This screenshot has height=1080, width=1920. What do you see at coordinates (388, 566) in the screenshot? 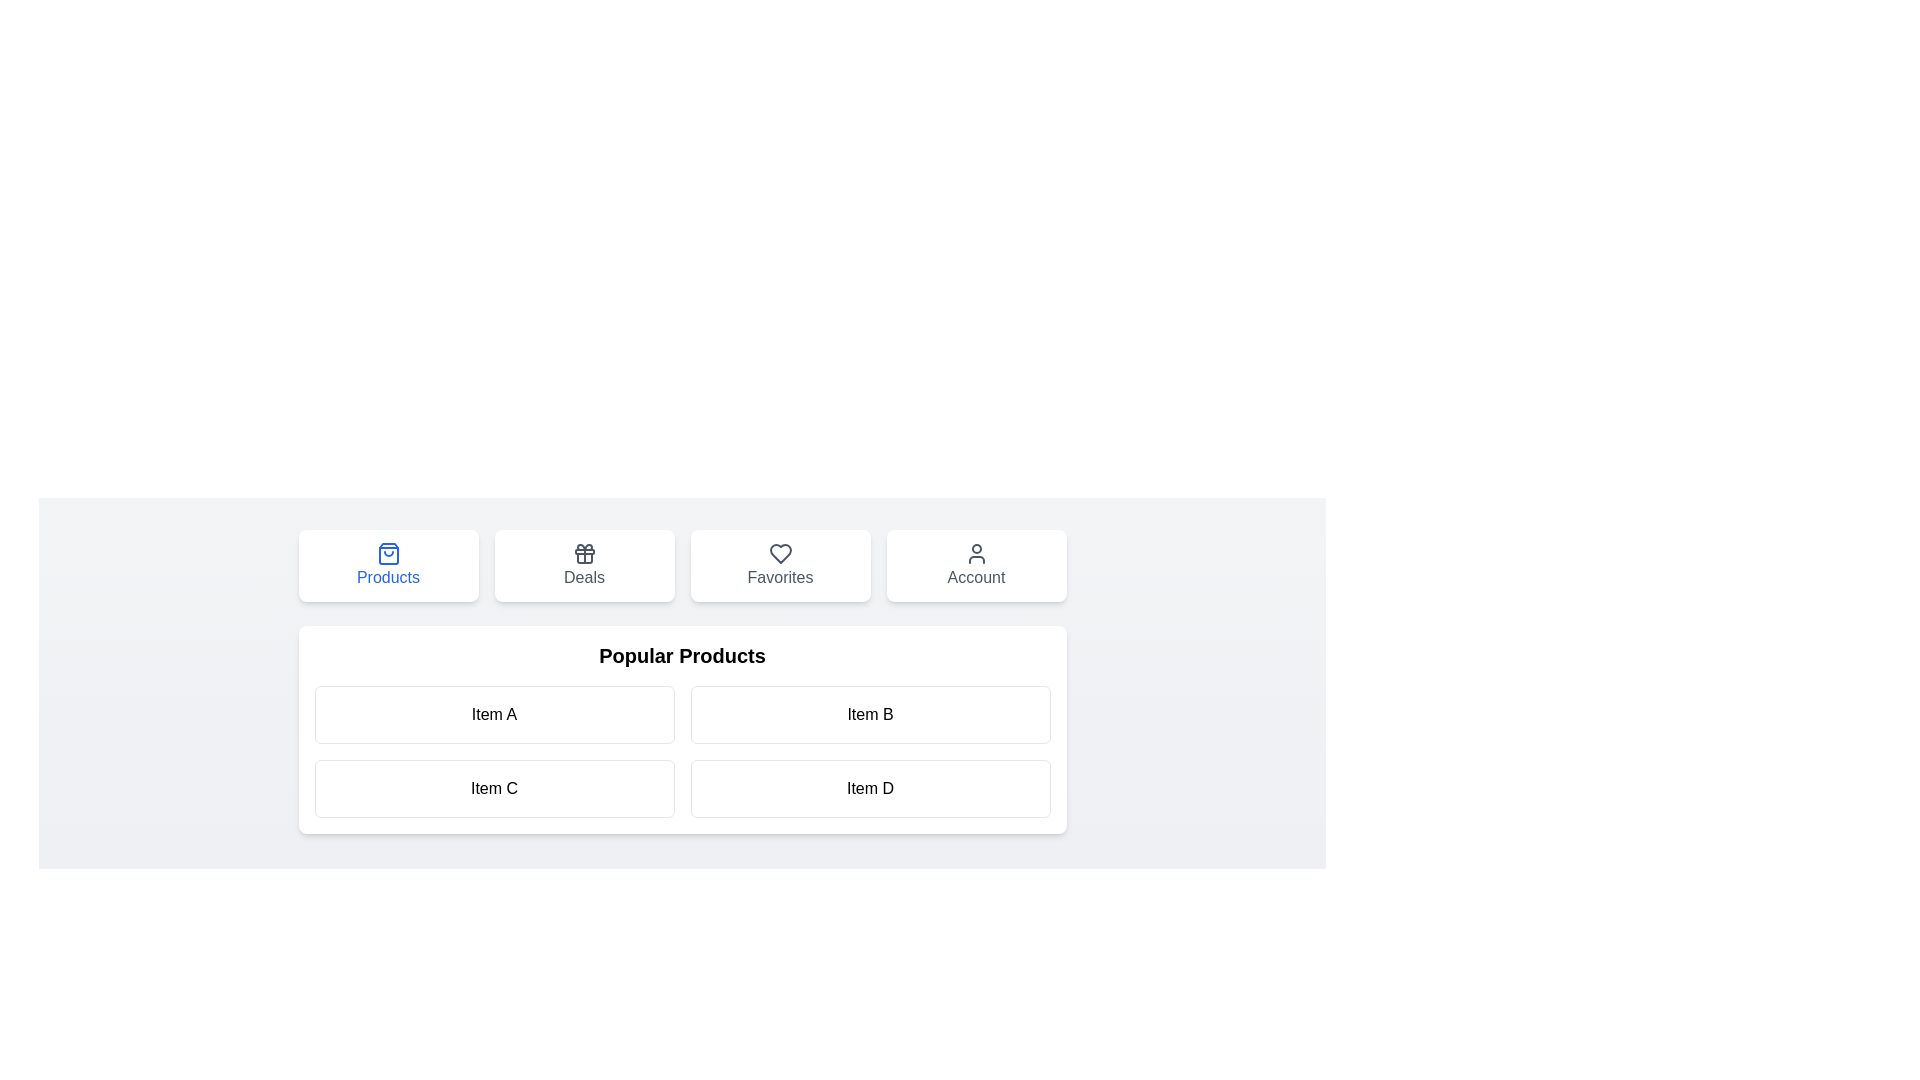
I see `the tab labeled Products` at bounding box center [388, 566].